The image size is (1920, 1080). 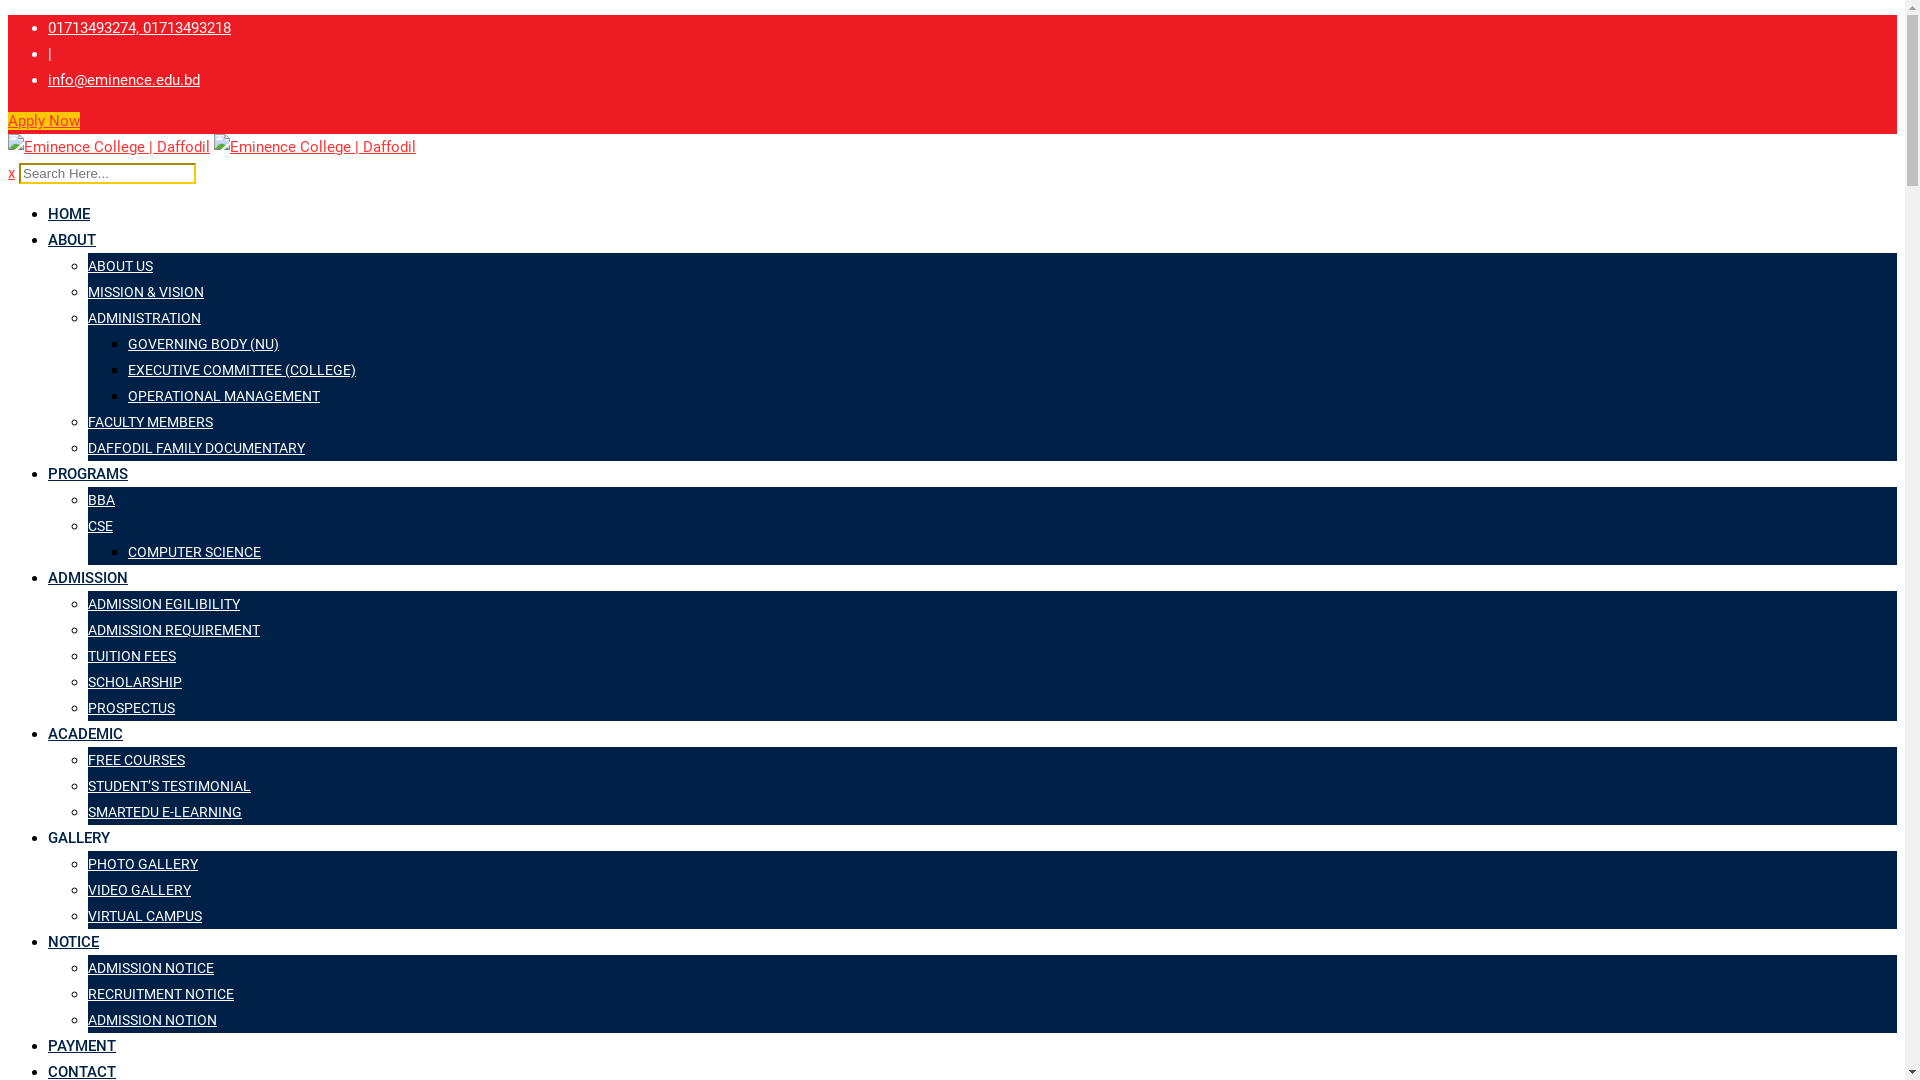 I want to click on 'PAYMENT', so click(x=80, y=1044).